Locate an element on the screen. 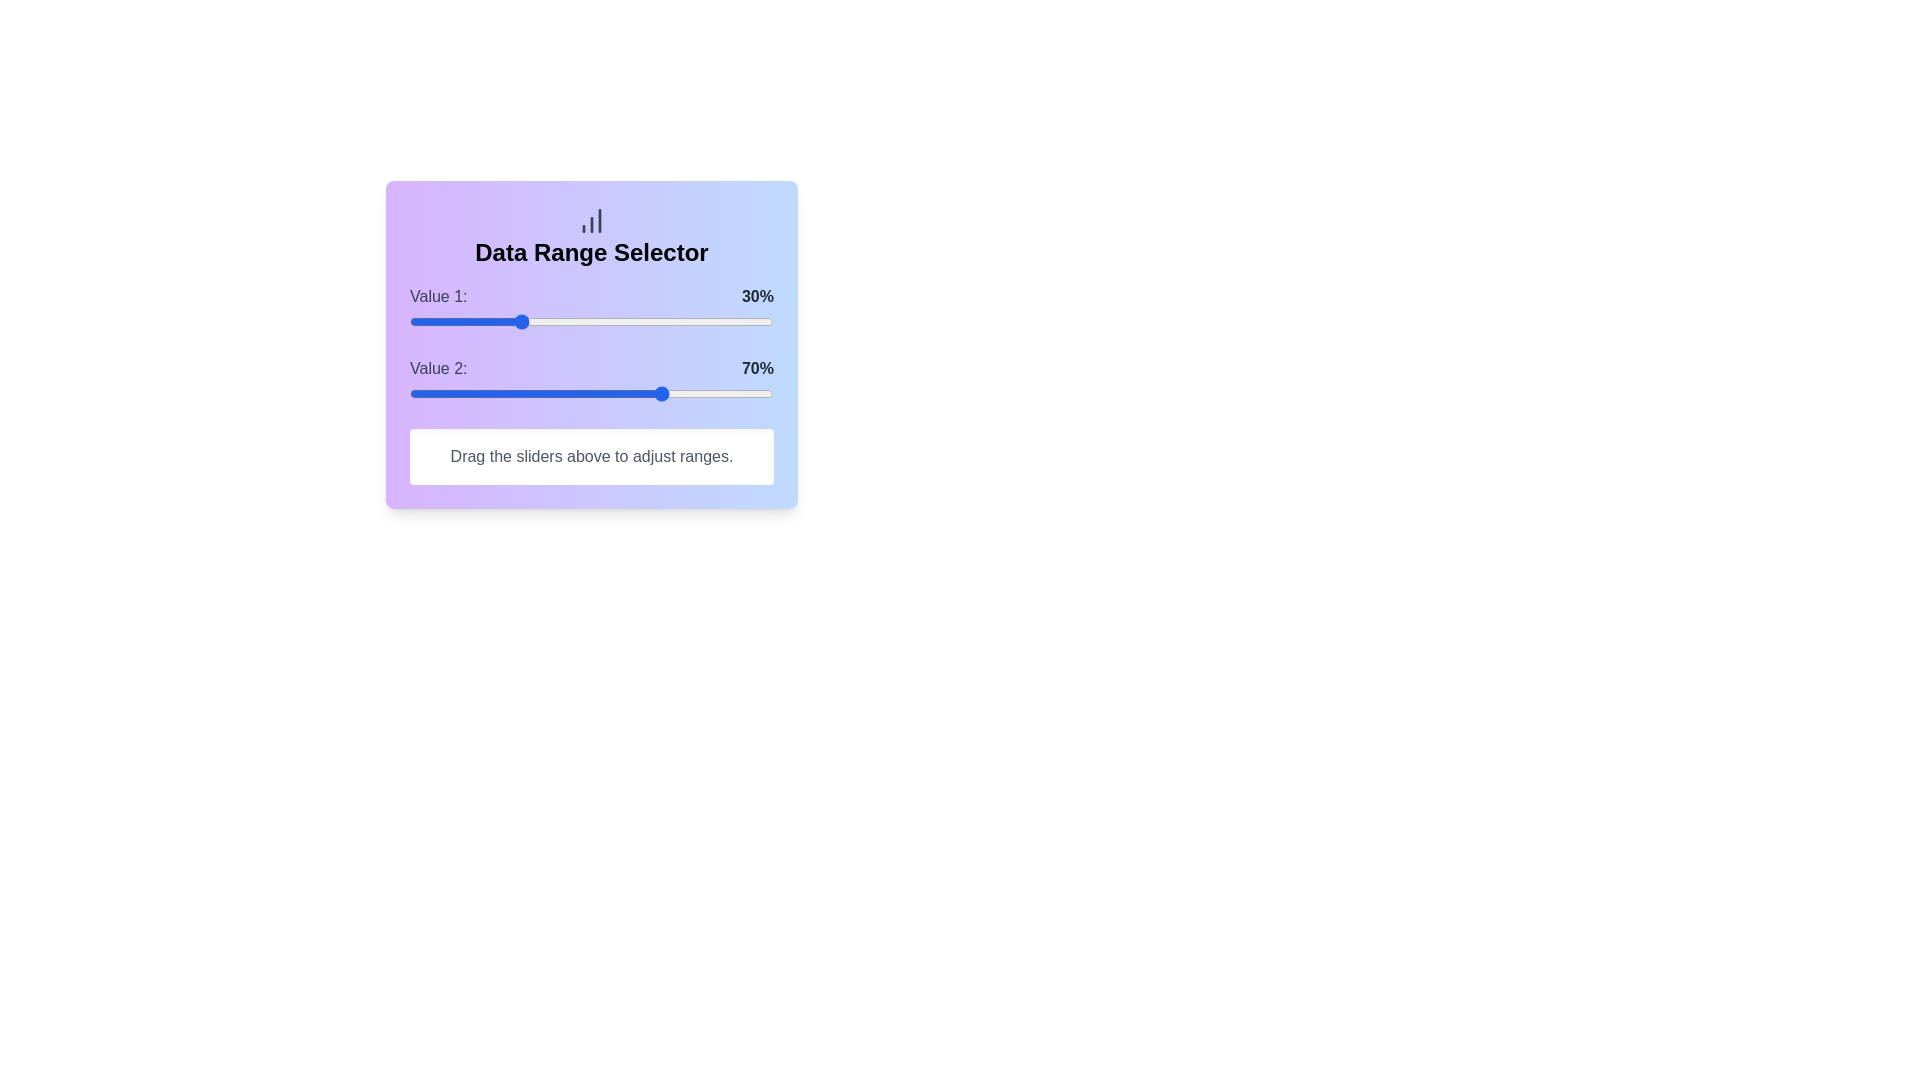 The width and height of the screenshot is (1920, 1080). the slider for Value 1 to set its percentage to 66 is located at coordinates (650, 320).